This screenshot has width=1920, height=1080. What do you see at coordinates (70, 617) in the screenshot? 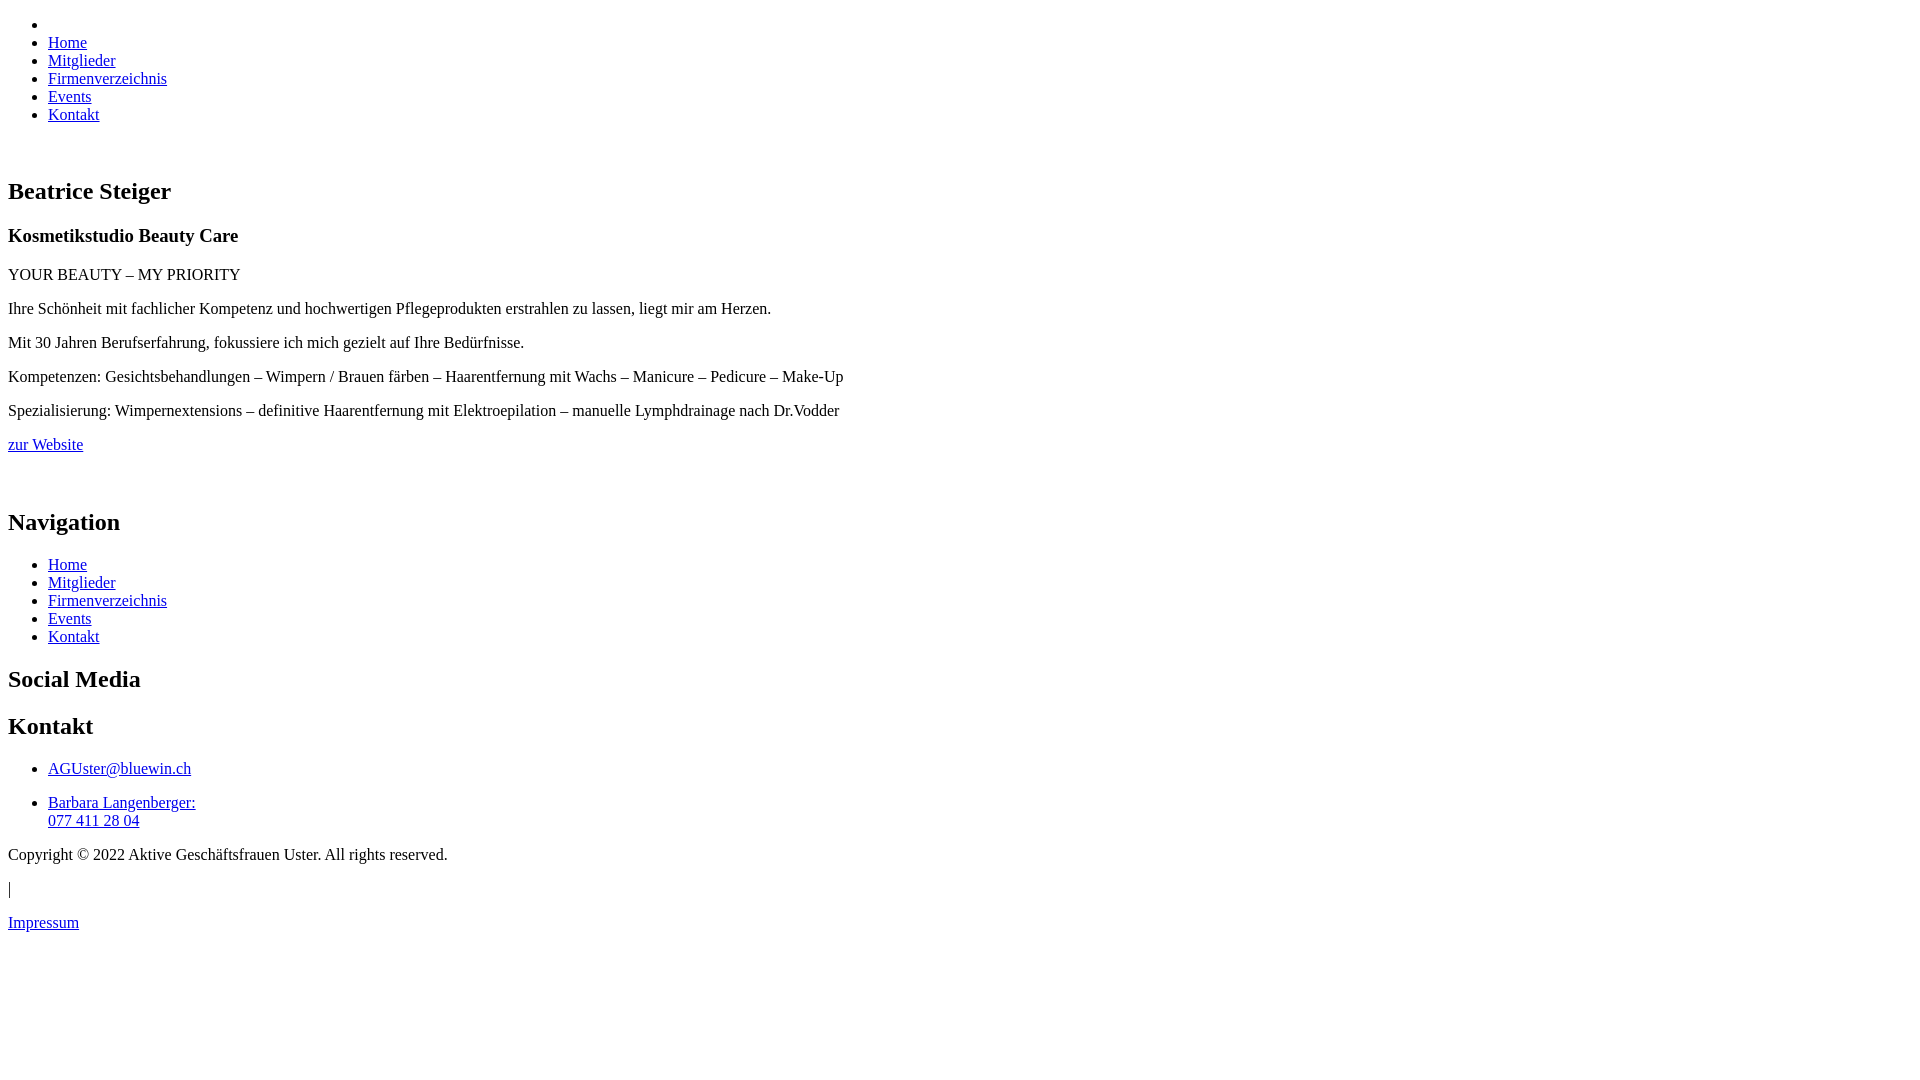
I see `'Events'` at bounding box center [70, 617].